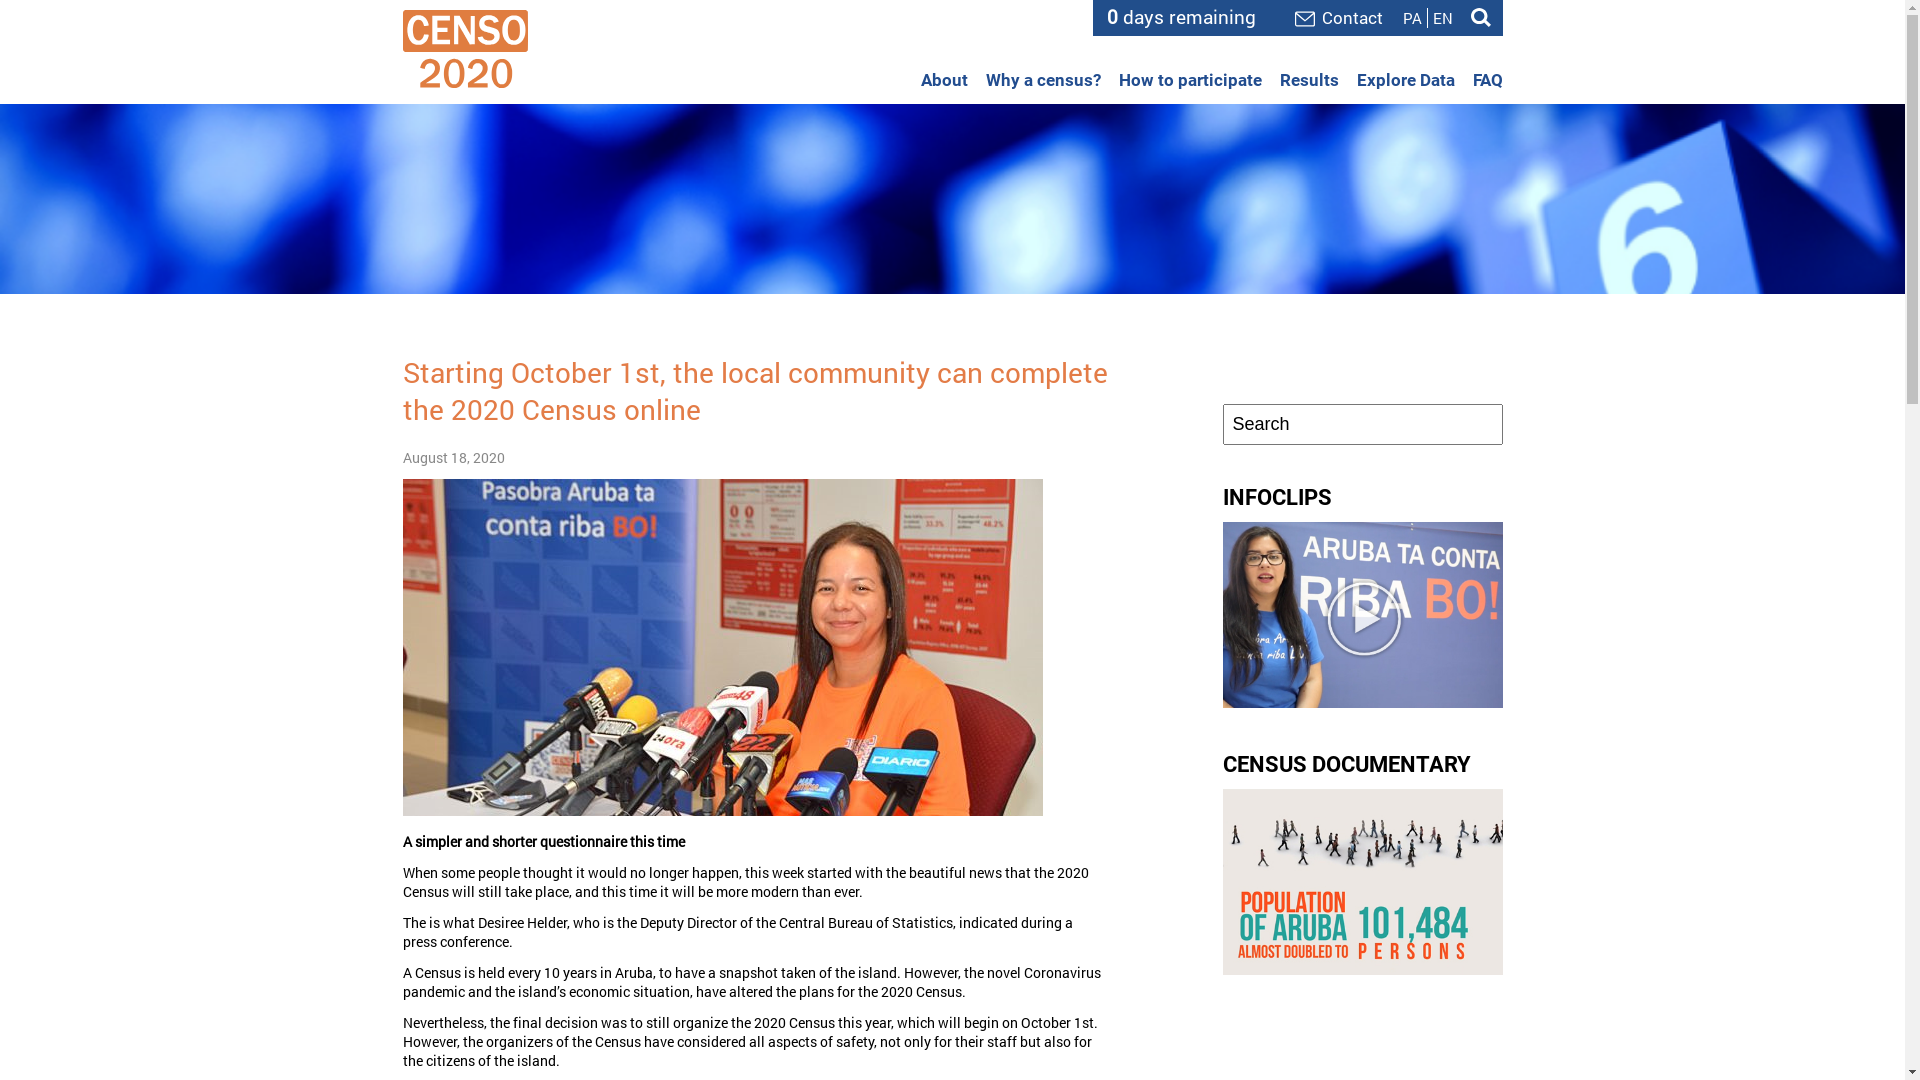 The width and height of the screenshot is (1920, 1080). I want to click on 'Search', so click(1479, 18).